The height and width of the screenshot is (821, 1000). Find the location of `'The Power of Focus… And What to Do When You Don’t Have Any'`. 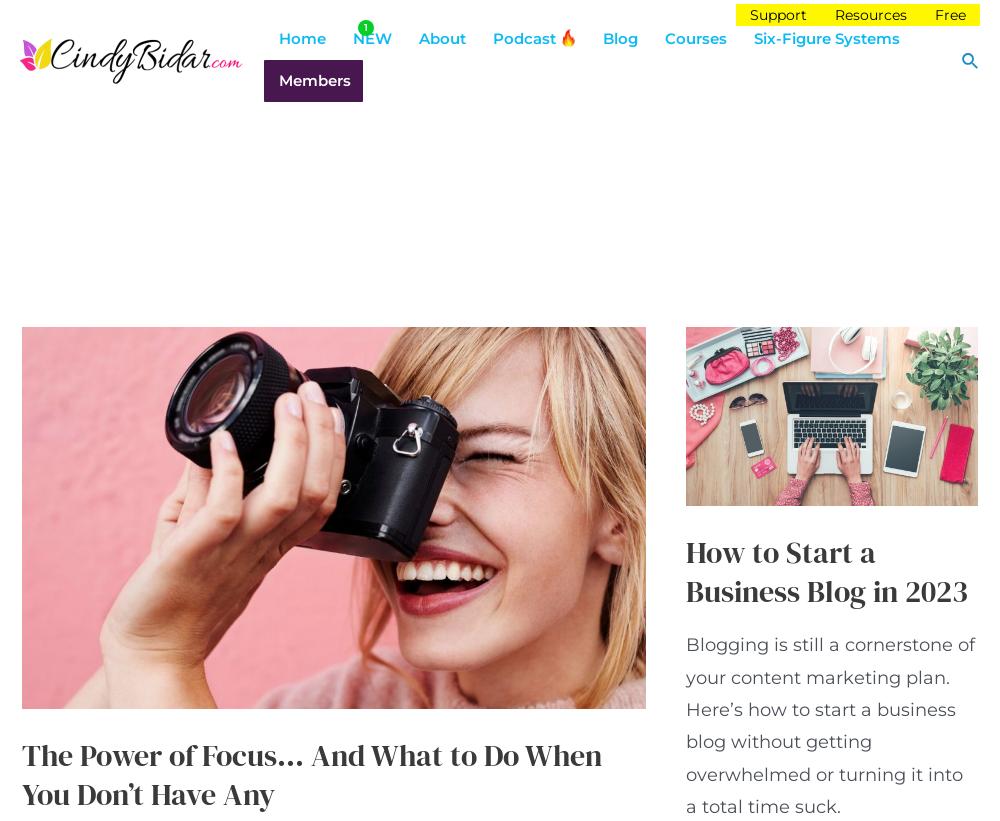

'The Power of Focus… And What to Do When You Don’t Have Any' is located at coordinates (312, 774).